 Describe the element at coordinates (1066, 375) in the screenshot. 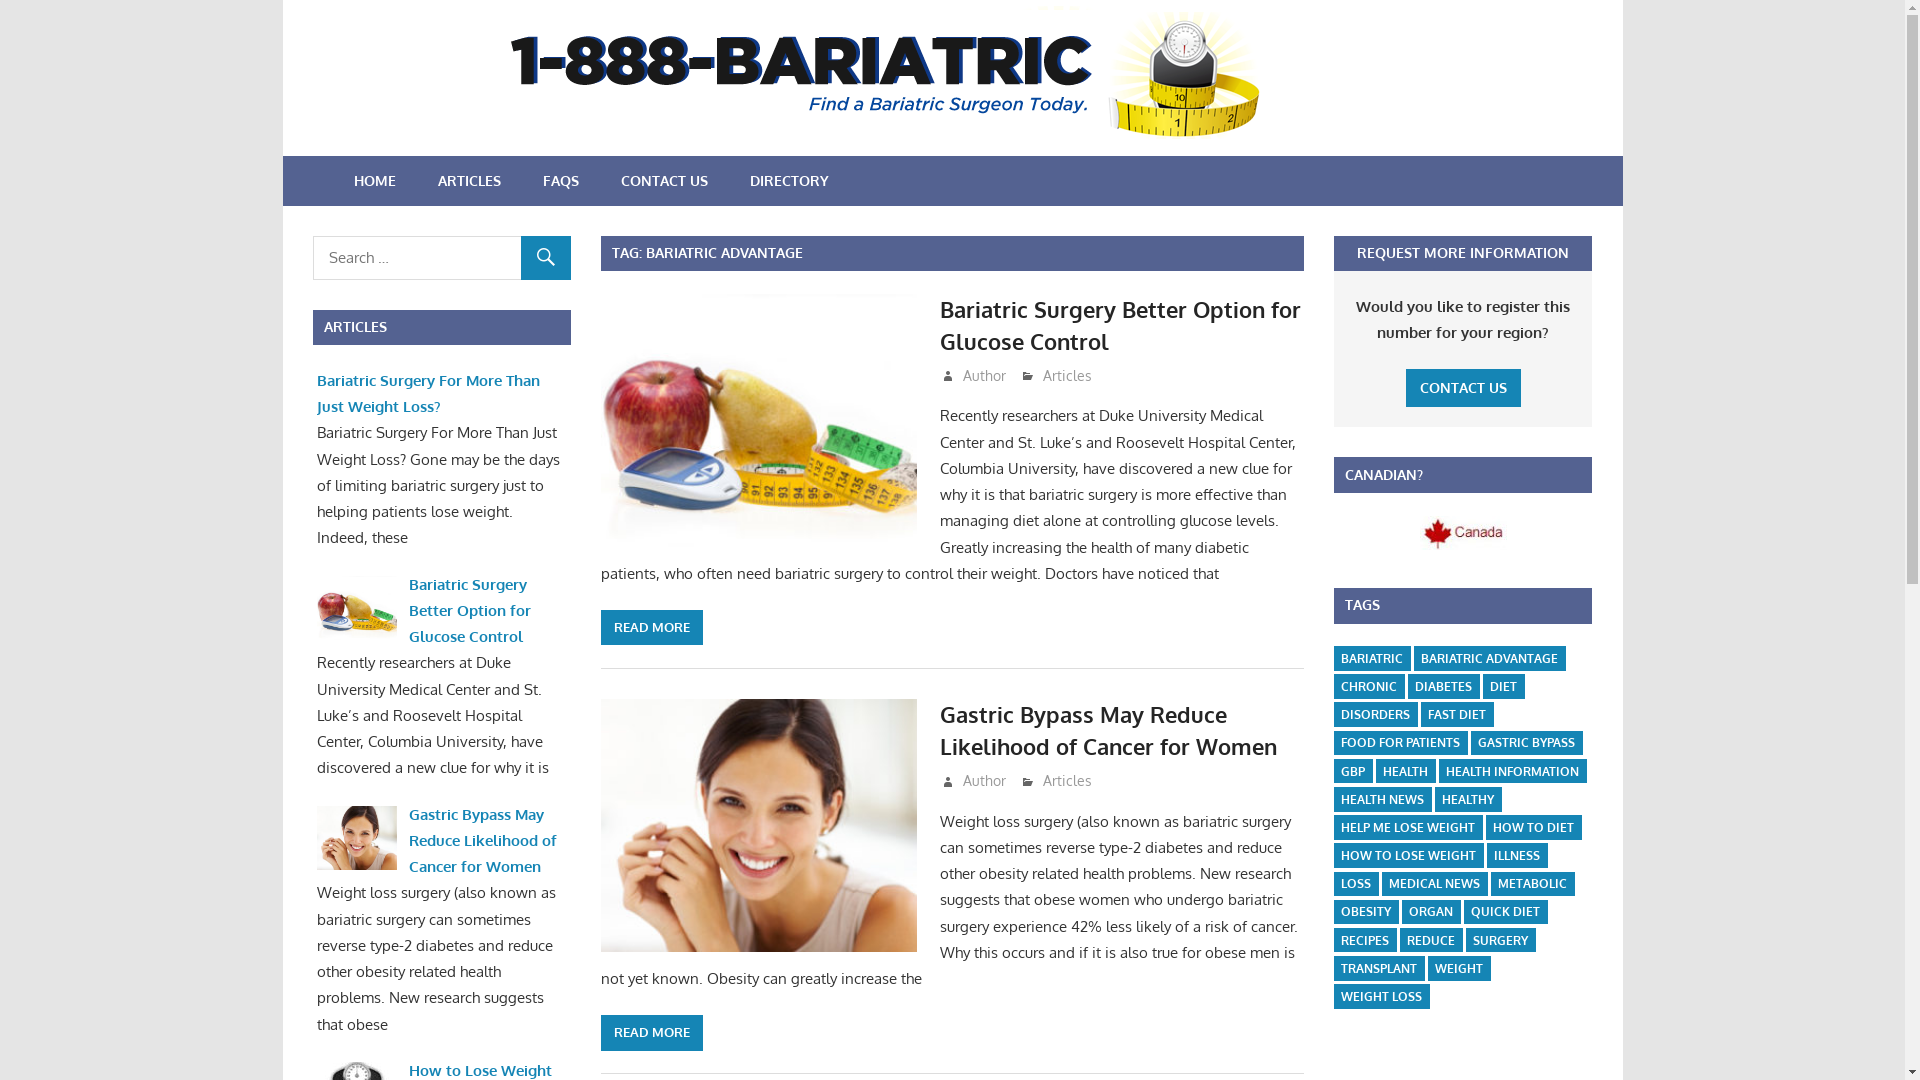

I see `'Articles'` at that location.